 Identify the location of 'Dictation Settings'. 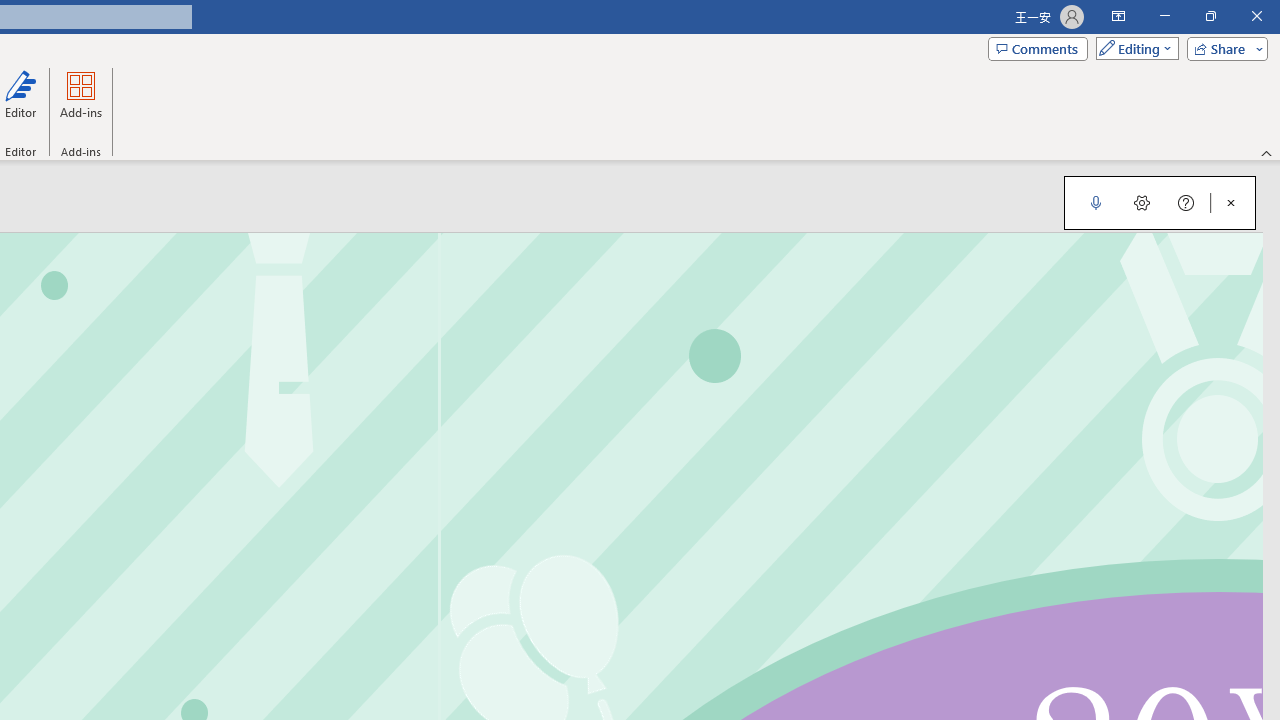
(1142, 203).